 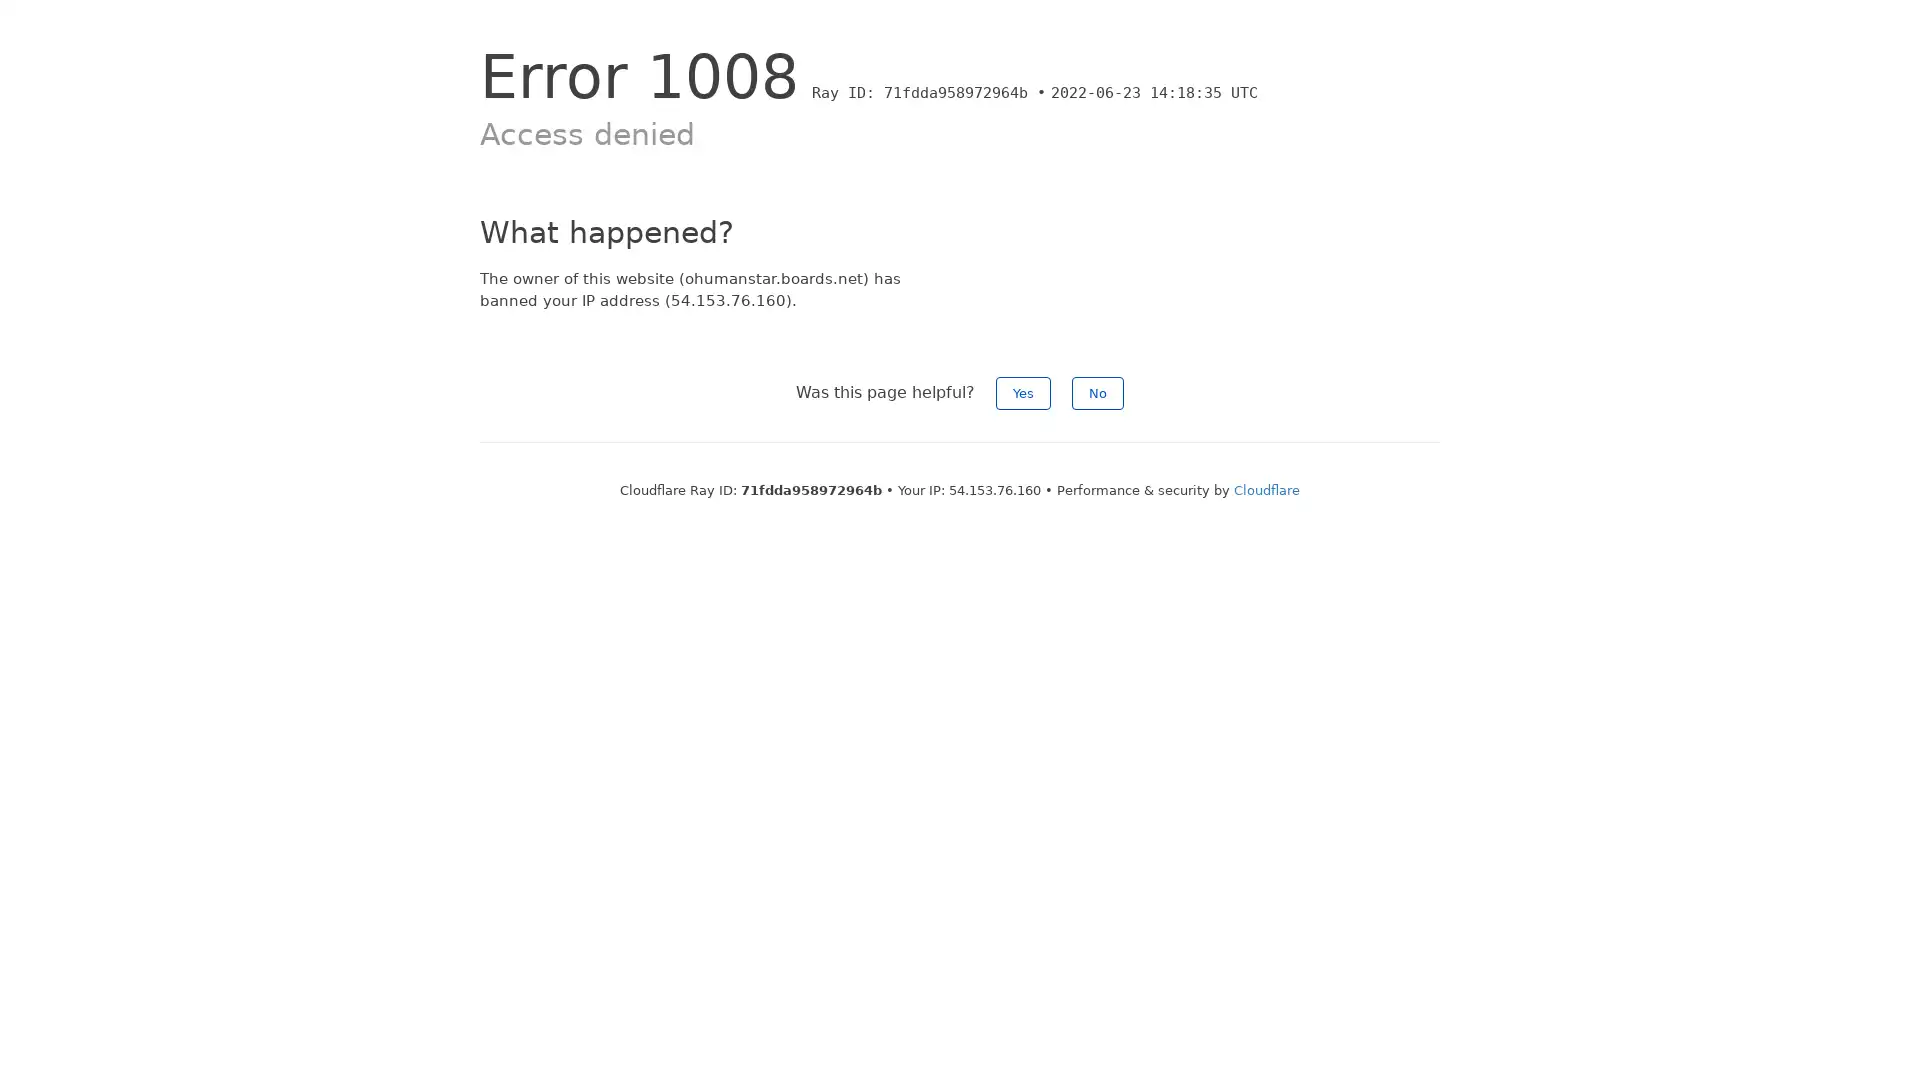 What do you see at coordinates (1097, 392) in the screenshot?
I see `No` at bounding box center [1097, 392].